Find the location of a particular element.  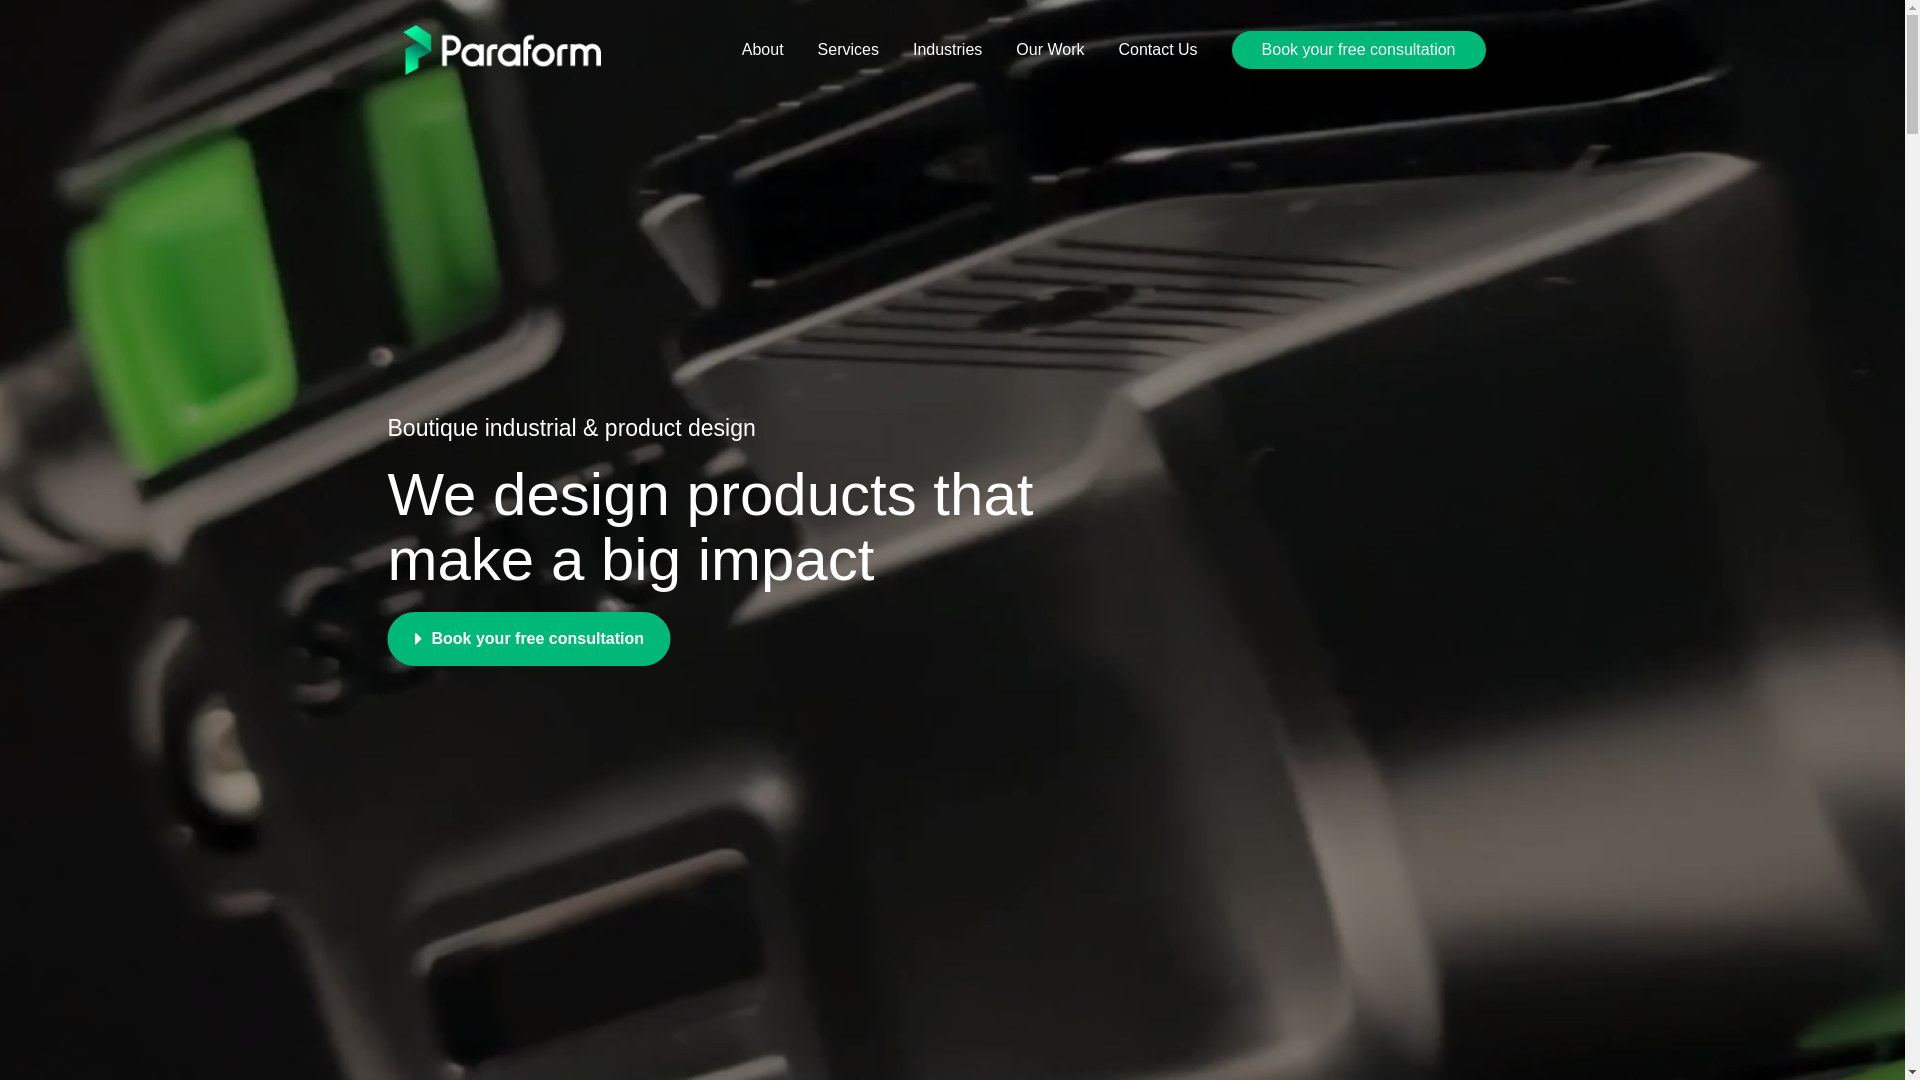

'Contact Us' is located at coordinates (1157, 49).